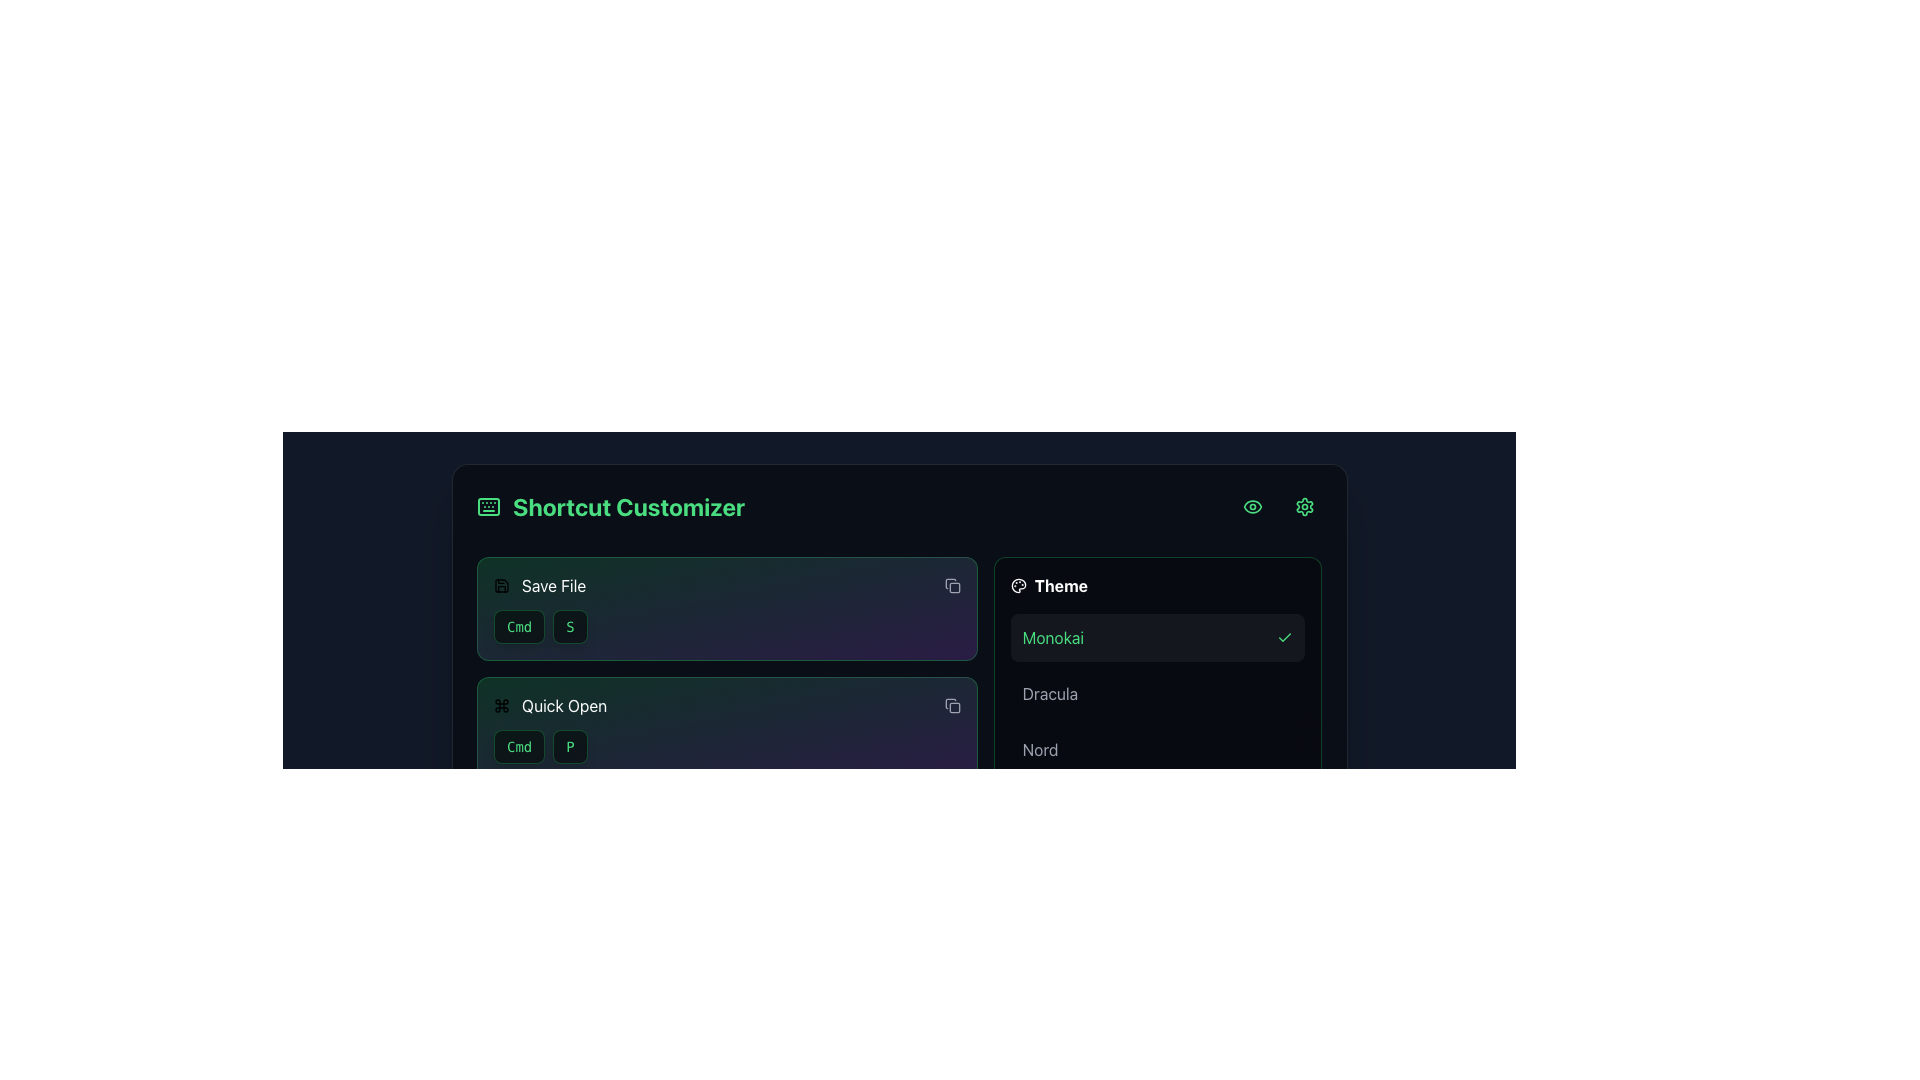 This screenshot has width=1920, height=1080. What do you see at coordinates (501, 704) in the screenshot?
I see `the 'Quick Open' icon located on the left side of the 'Shortcut Customizer' panel` at bounding box center [501, 704].